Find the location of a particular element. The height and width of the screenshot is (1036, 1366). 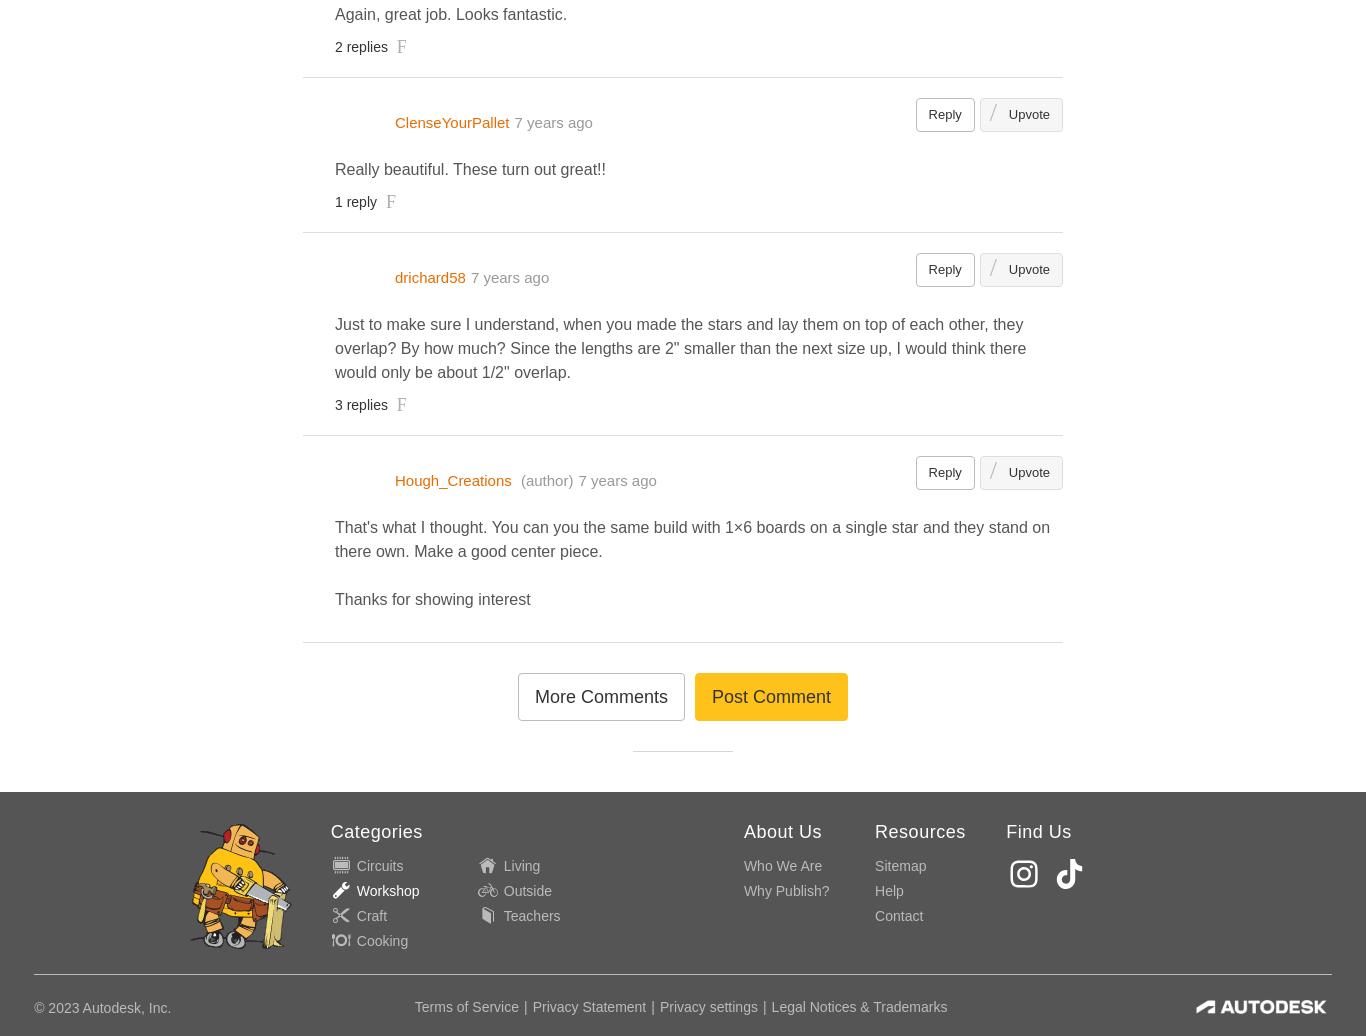

'That's what I thought.  You can you the same build with 1×6 boards on a single star and they stand on there own.  Make a good center piece.' is located at coordinates (692, 538).